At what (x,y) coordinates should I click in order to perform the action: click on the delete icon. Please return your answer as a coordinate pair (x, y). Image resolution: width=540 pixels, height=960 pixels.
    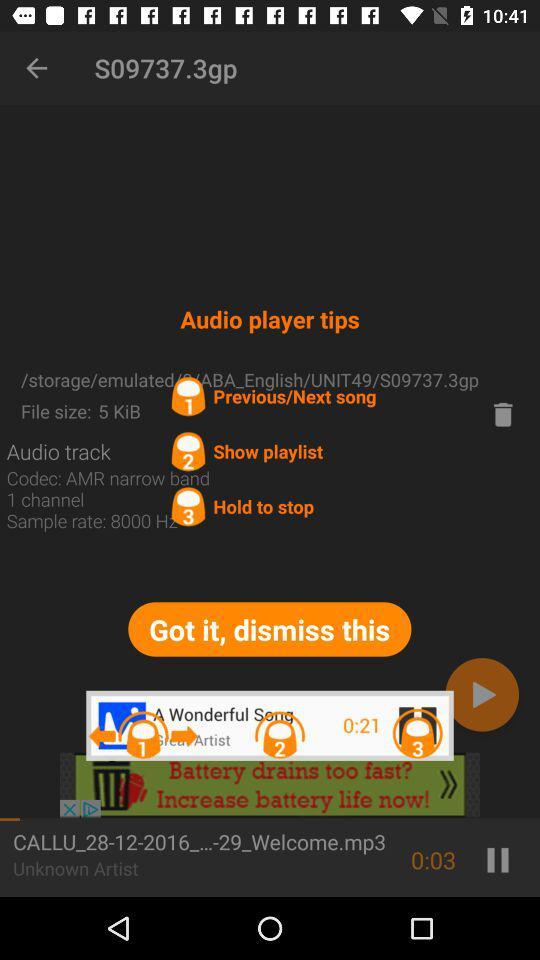
    Looking at the image, I should click on (502, 413).